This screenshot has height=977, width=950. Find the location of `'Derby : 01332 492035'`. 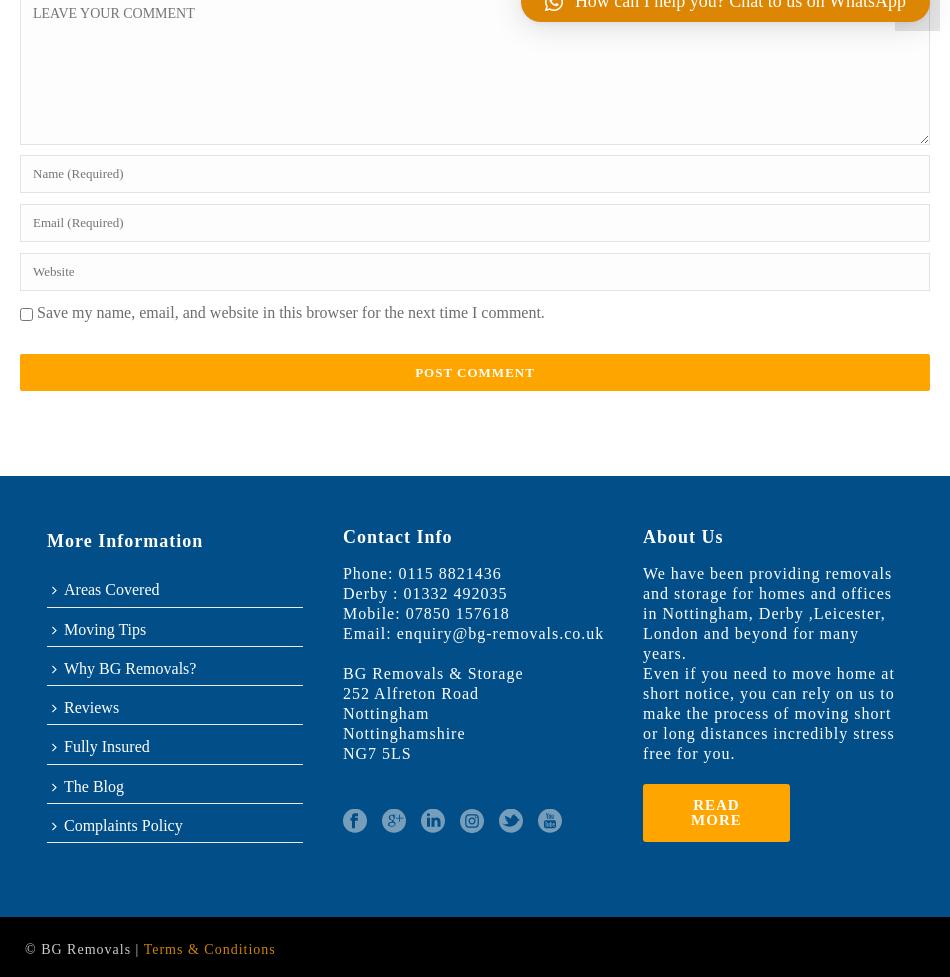

'Derby : 01332 492035' is located at coordinates (423, 592).